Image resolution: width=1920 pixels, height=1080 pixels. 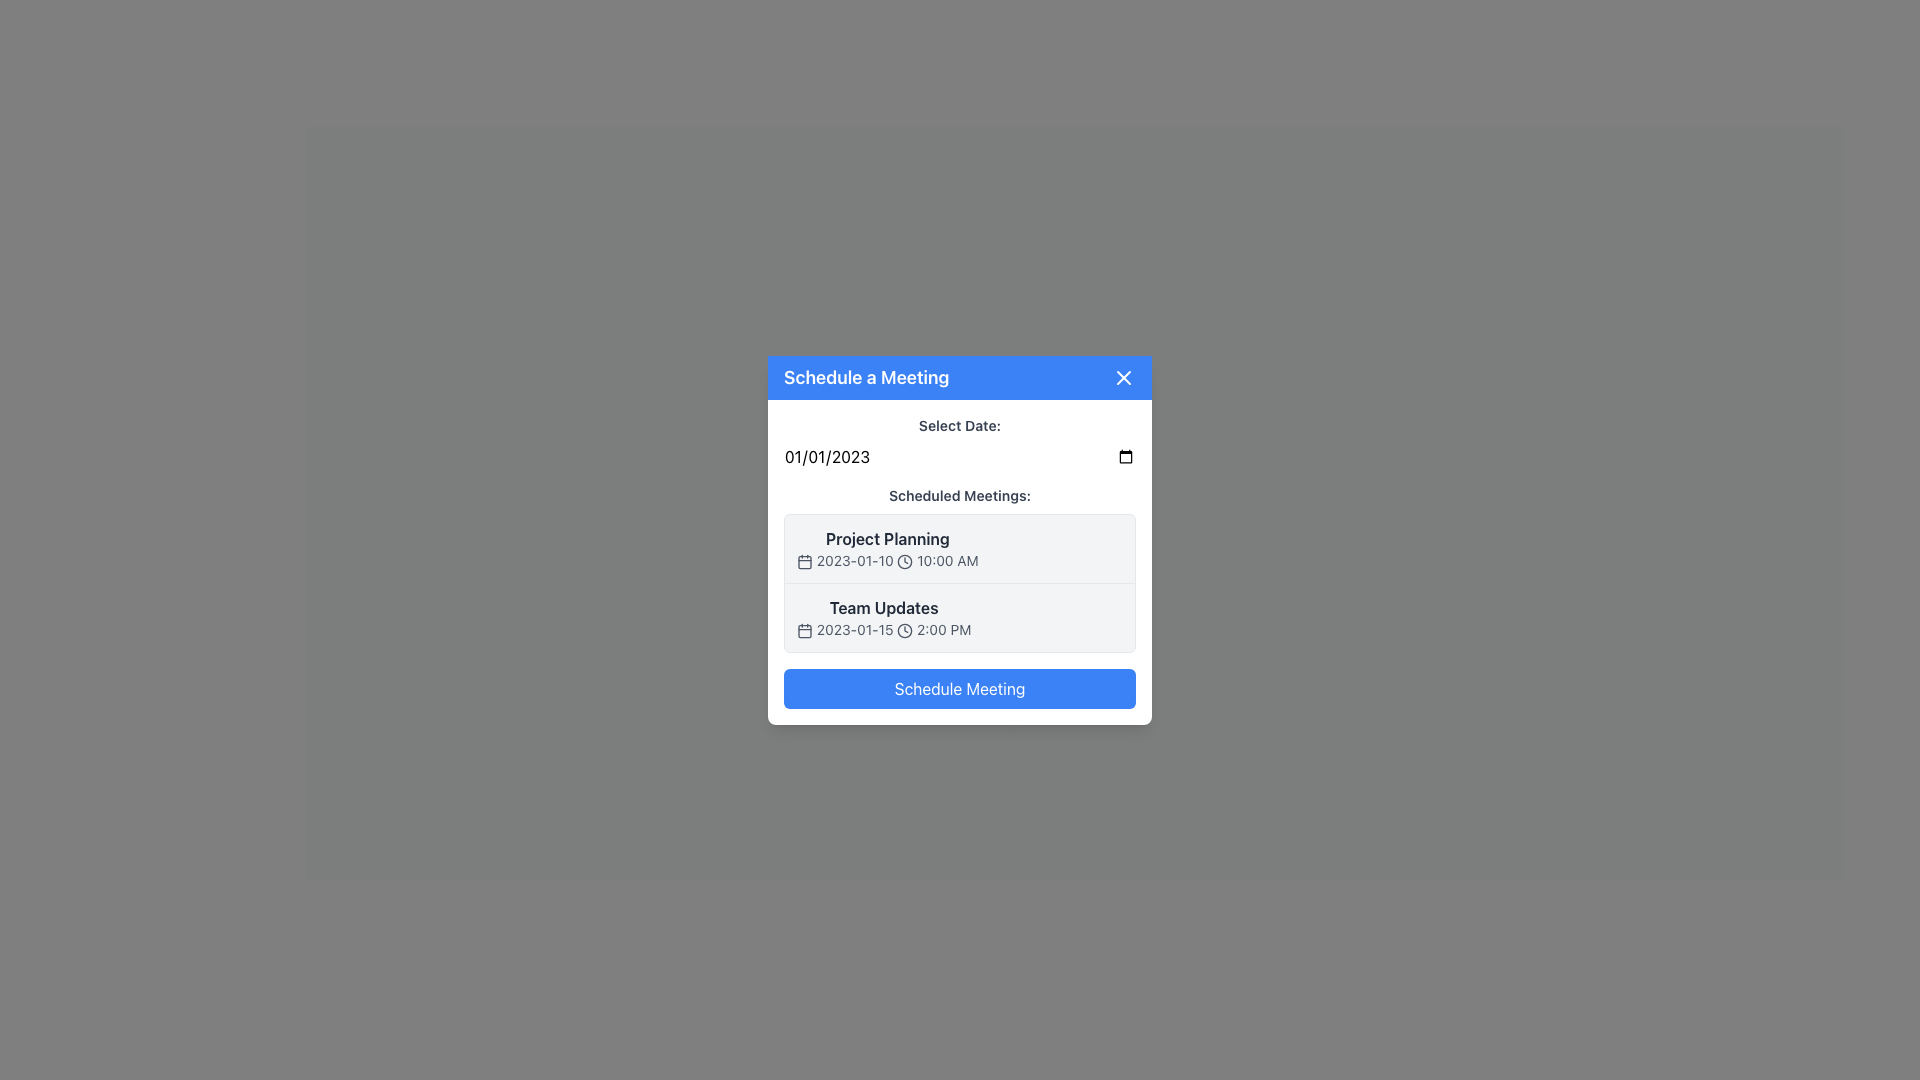 I want to click on the date picker input labeled 'Select Date:', so click(x=960, y=441).